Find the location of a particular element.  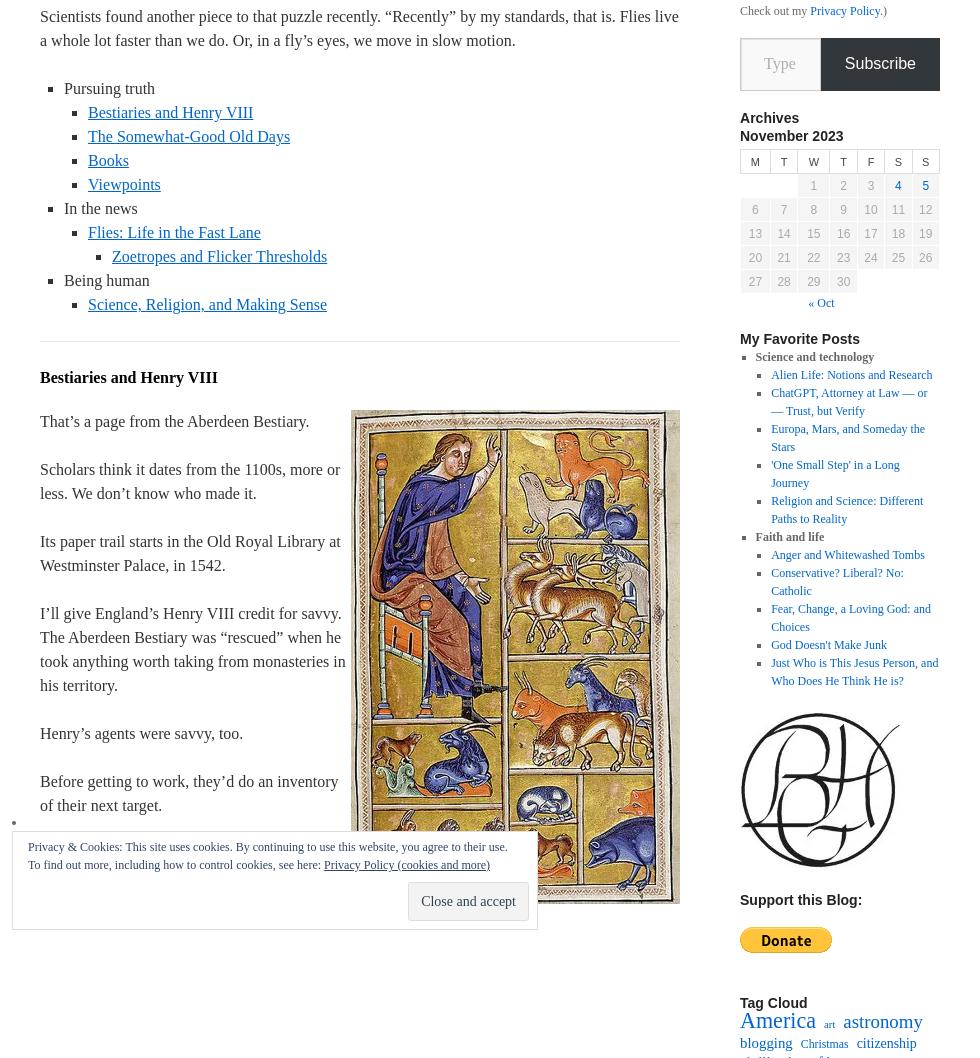

'9' is located at coordinates (842, 210).